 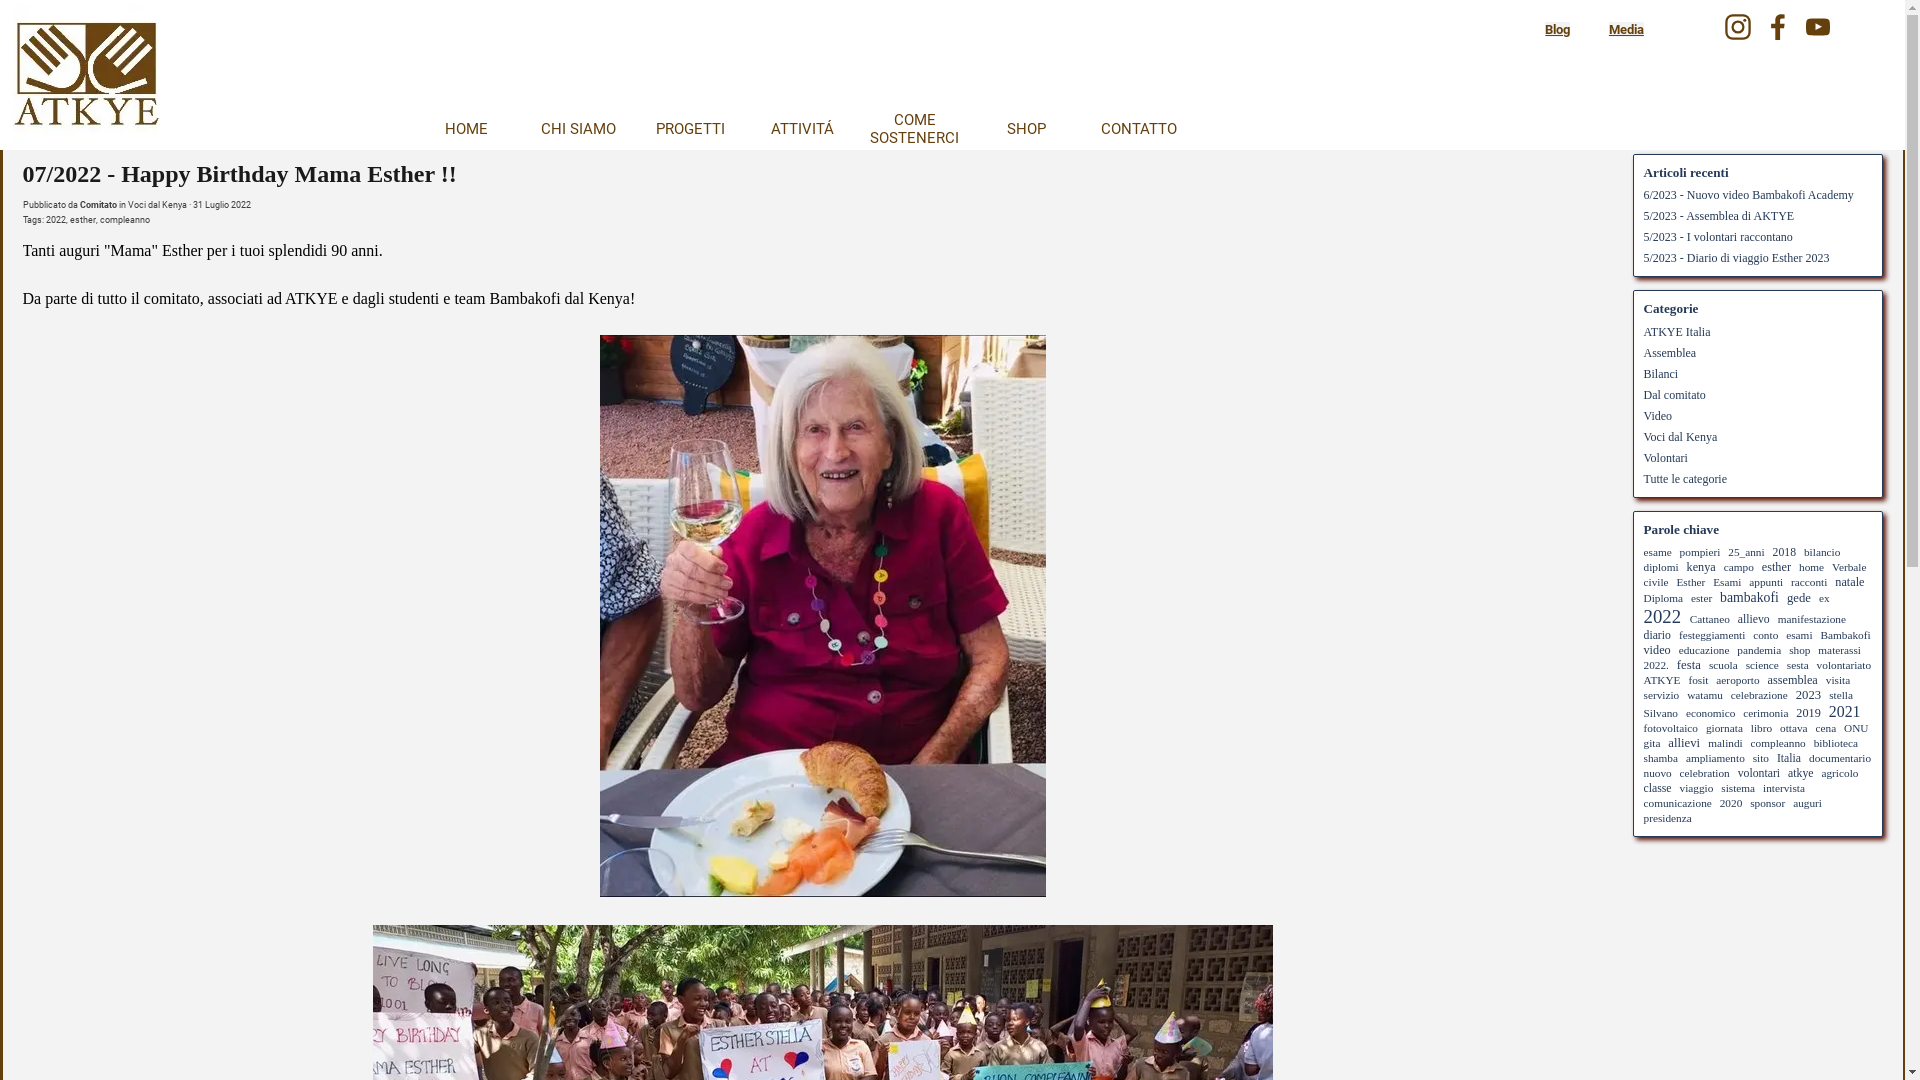 What do you see at coordinates (1777, 617) in the screenshot?
I see `'manifestazione'` at bounding box center [1777, 617].